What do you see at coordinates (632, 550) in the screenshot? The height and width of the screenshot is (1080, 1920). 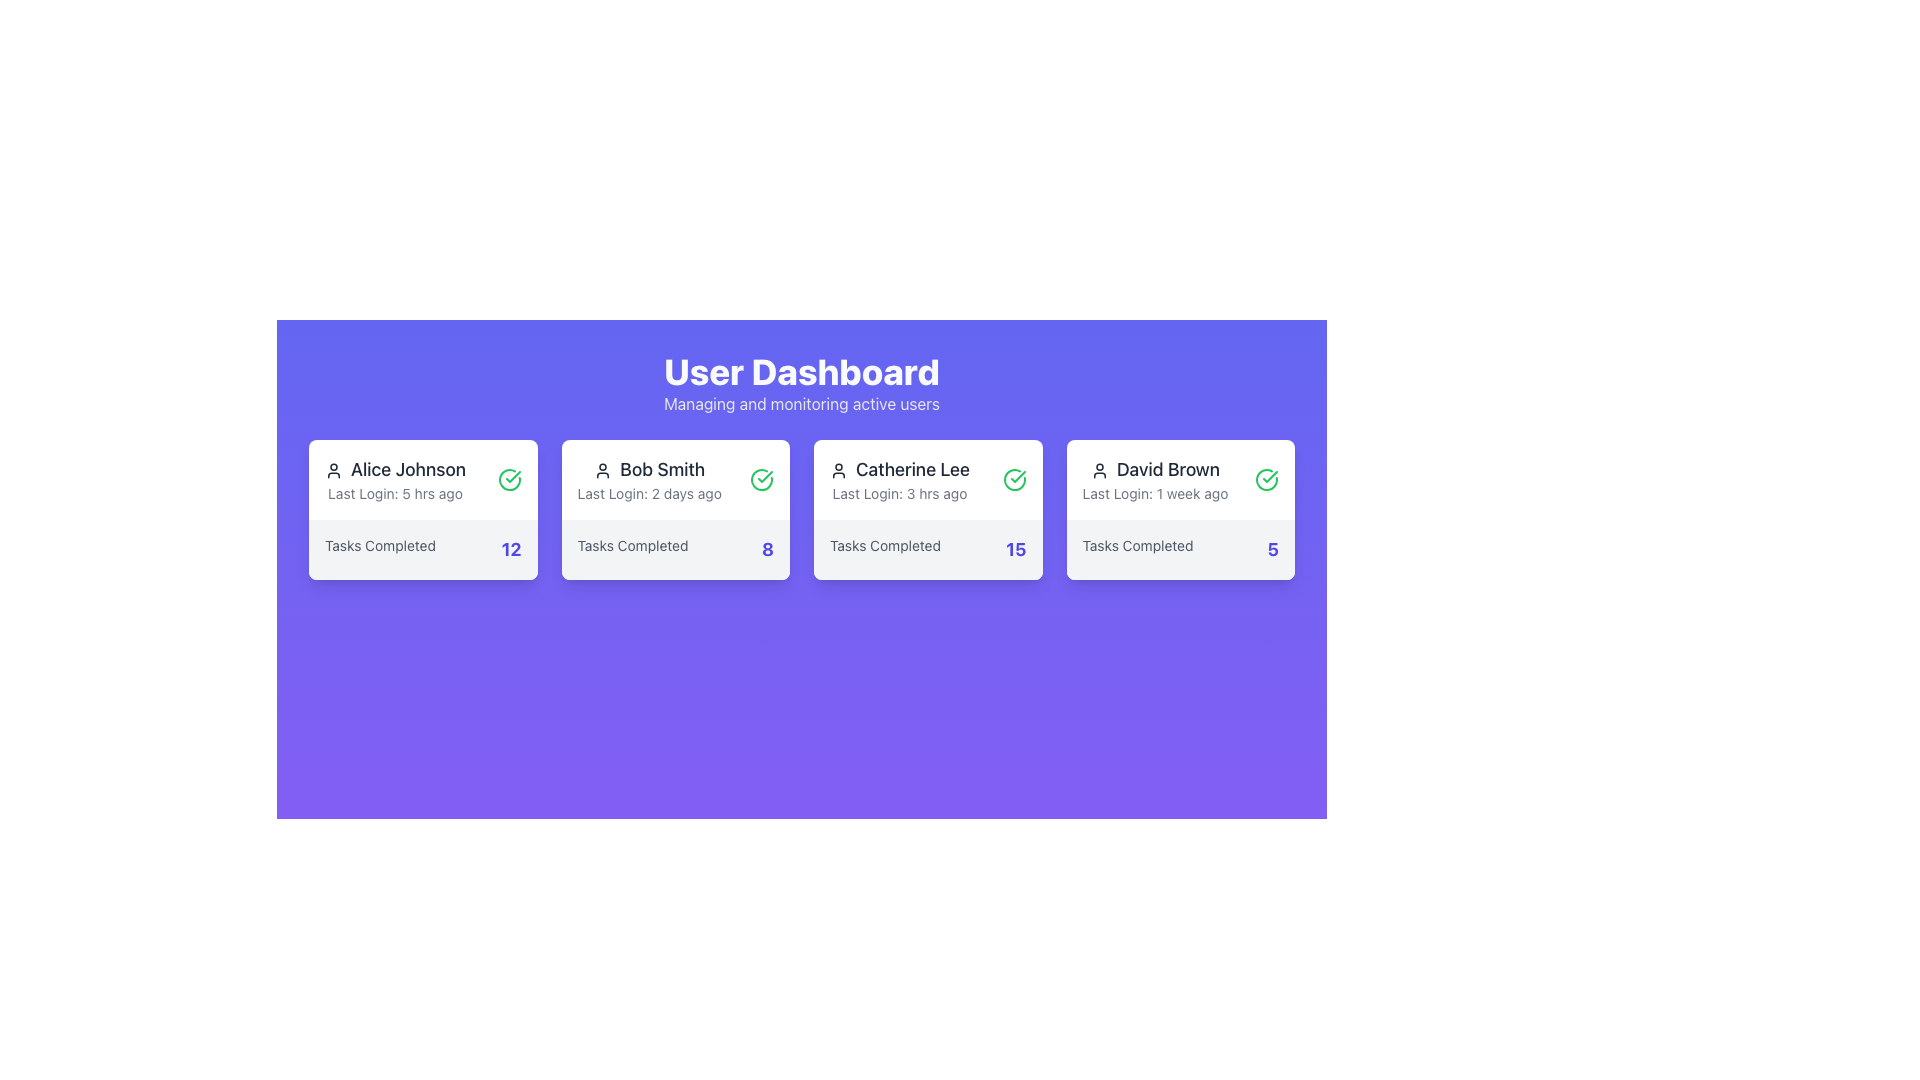 I see `the text label reading 'Tasks Completed' located at the bottom-left corner of the card labeled 'Bob Smith'` at bounding box center [632, 550].